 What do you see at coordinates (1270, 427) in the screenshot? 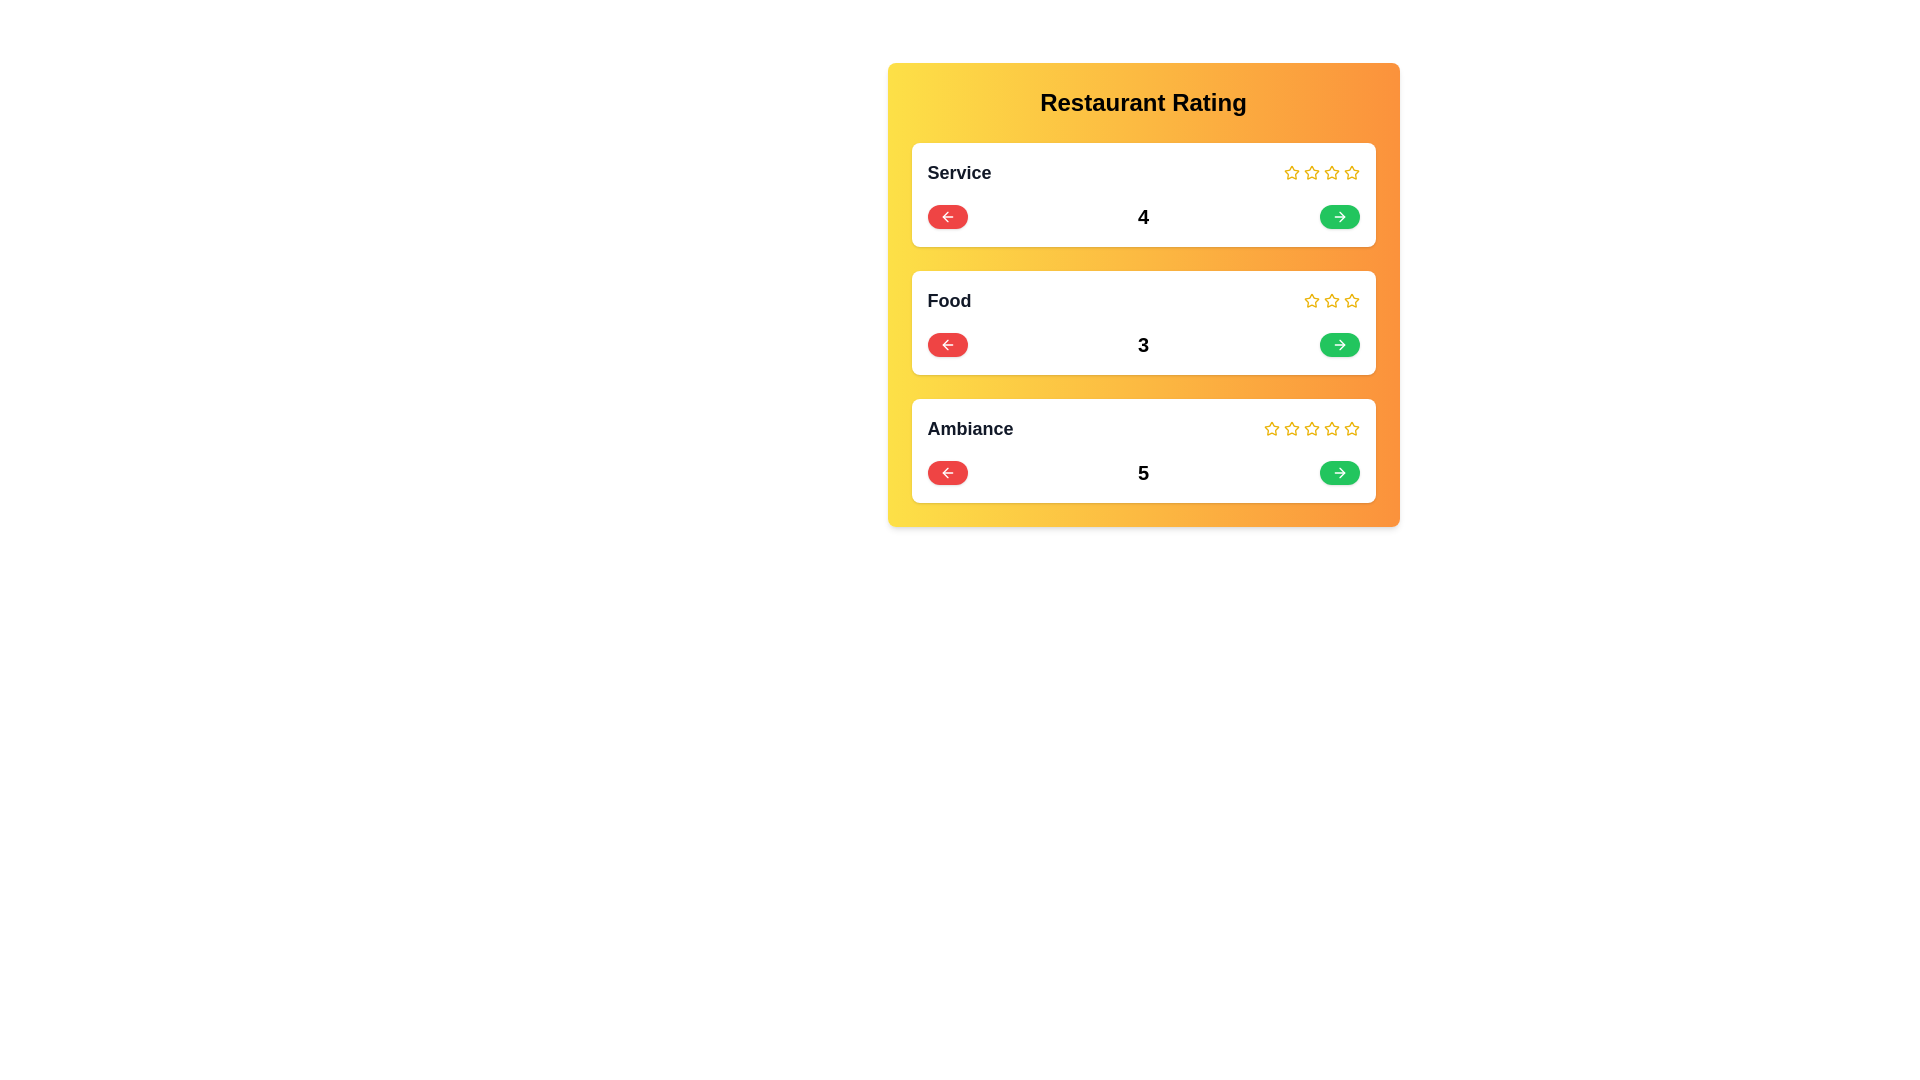
I see `the second yellow star in the Ambiance rating section` at bounding box center [1270, 427].